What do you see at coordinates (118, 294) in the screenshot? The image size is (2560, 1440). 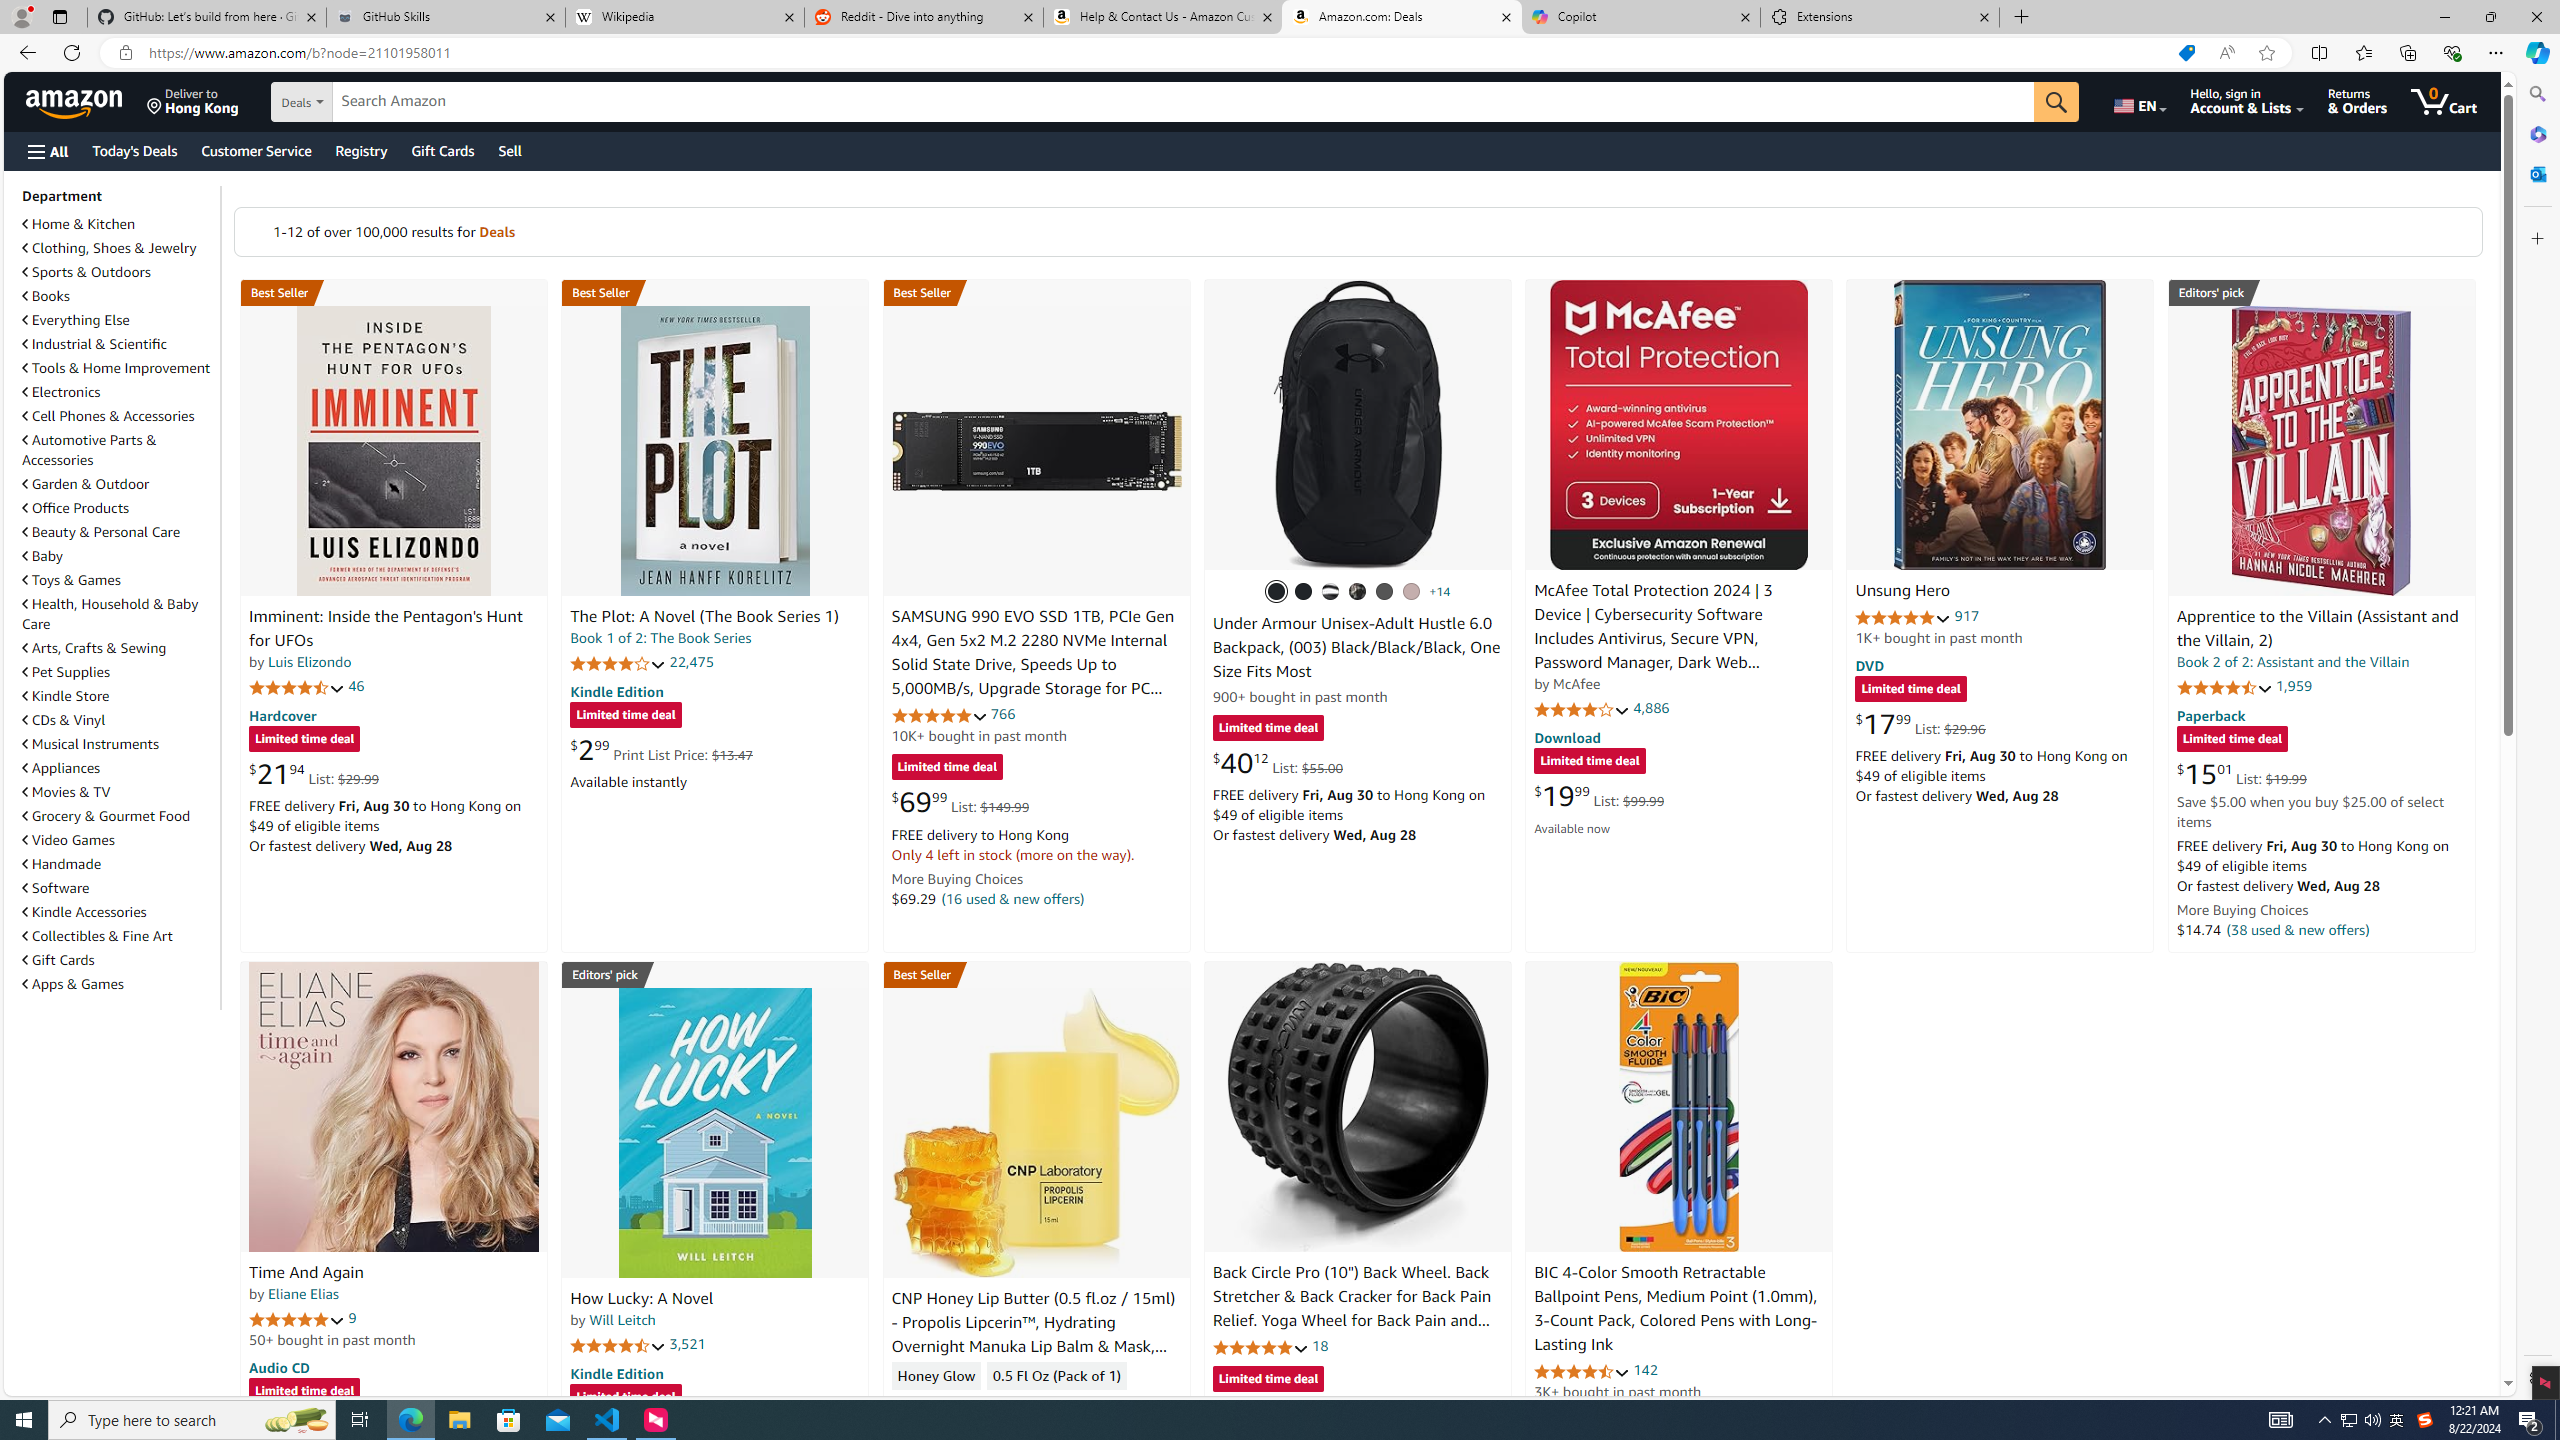 I see `'Books'` at bounding box center [118, 294].